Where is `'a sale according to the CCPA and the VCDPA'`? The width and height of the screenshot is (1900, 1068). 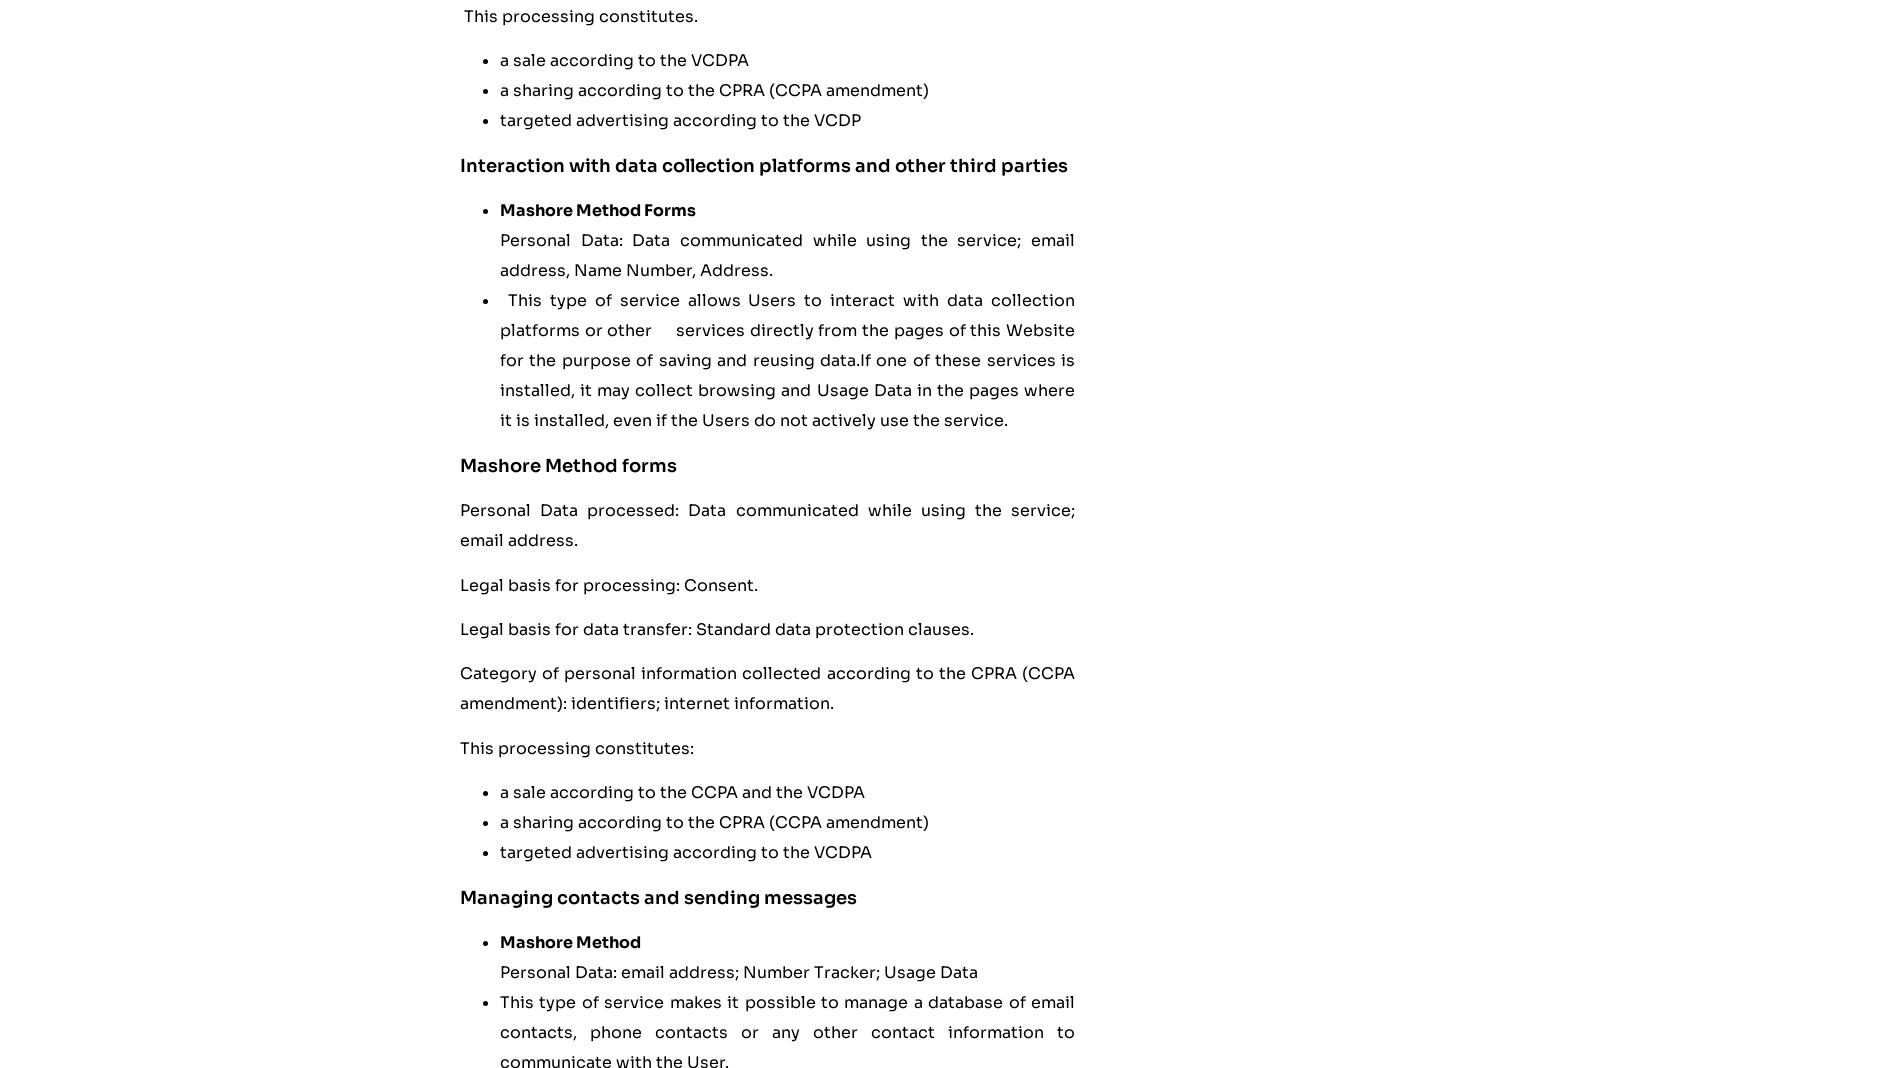 'a sale according to the CCPA and the VCDPA' is located at coordinates (682, 792).